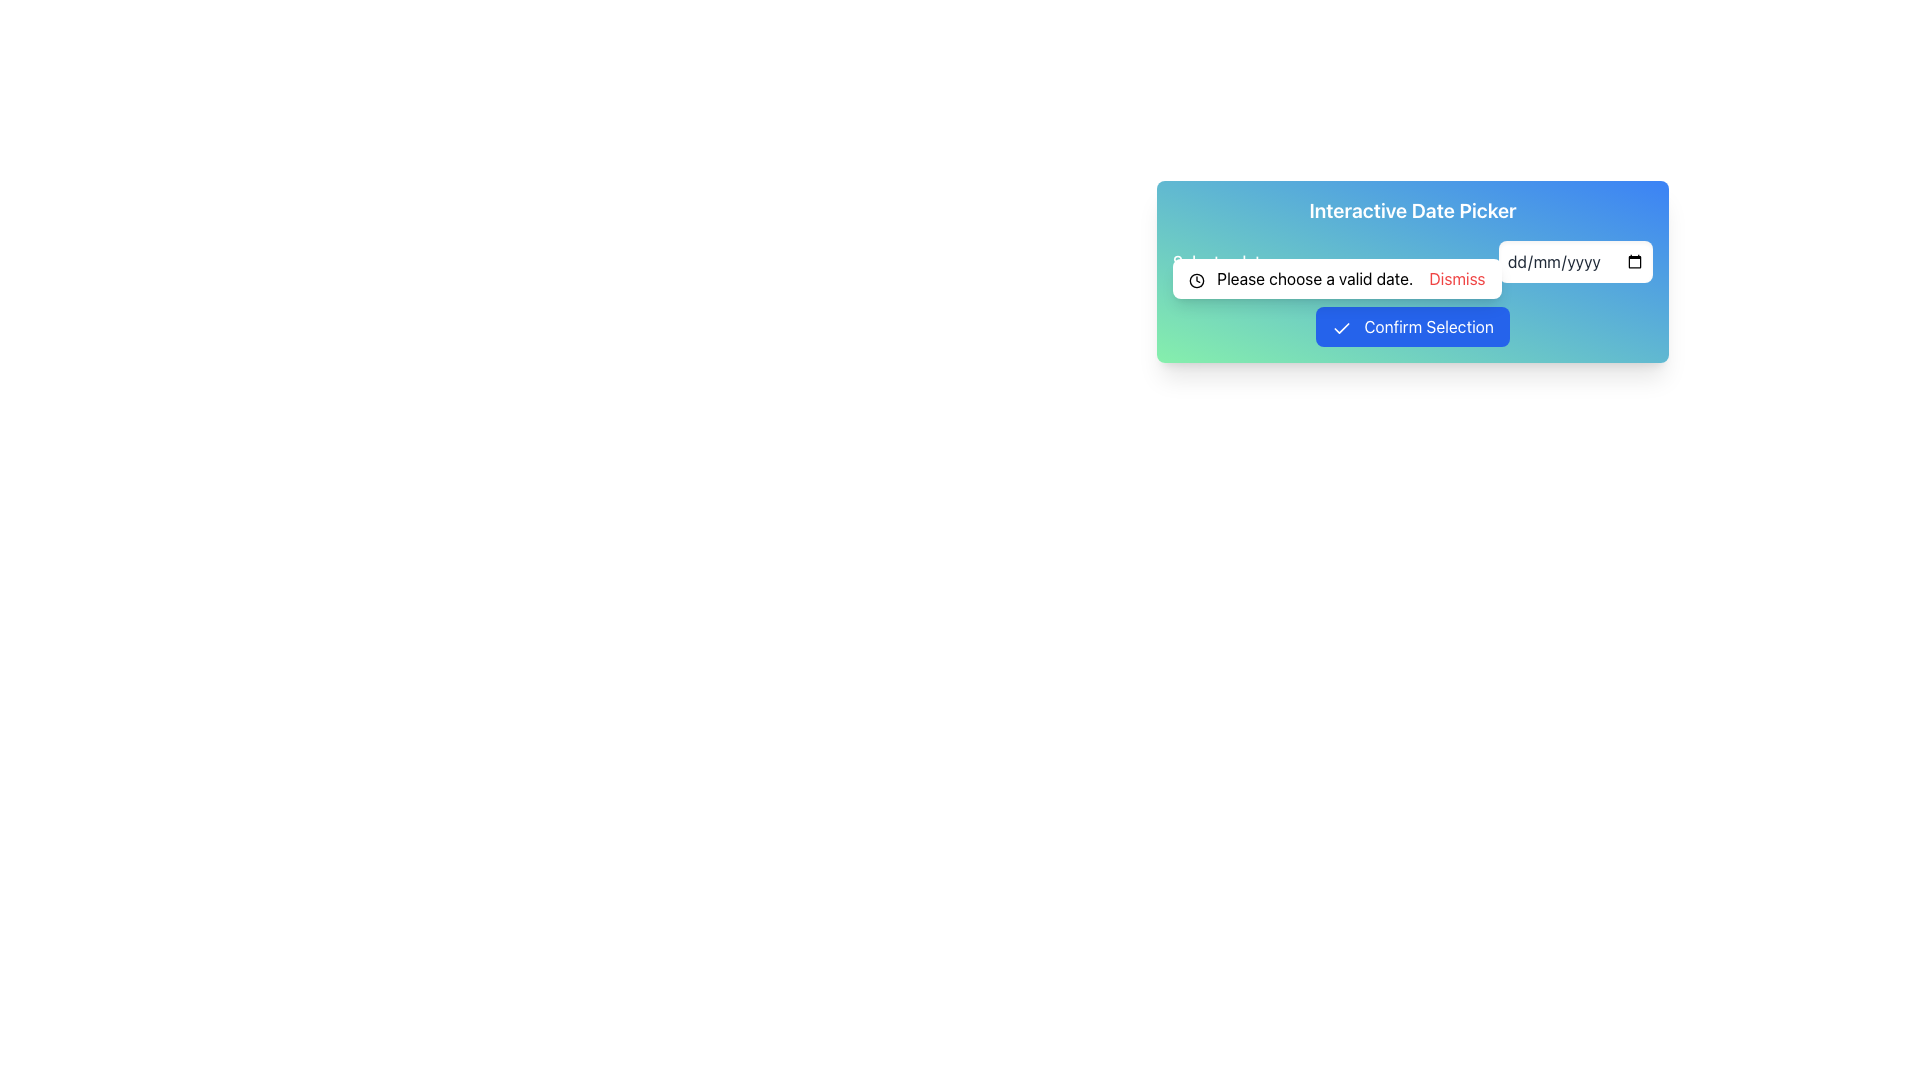 The image size is (1920, 1080). What do you see at coordinates (1337, 278) in the screenshot?
I see `notification text displayed in the Notification bar located centrally below the date input field and above the 'Confirm Selection' button` at bounding box center [1337, 278].